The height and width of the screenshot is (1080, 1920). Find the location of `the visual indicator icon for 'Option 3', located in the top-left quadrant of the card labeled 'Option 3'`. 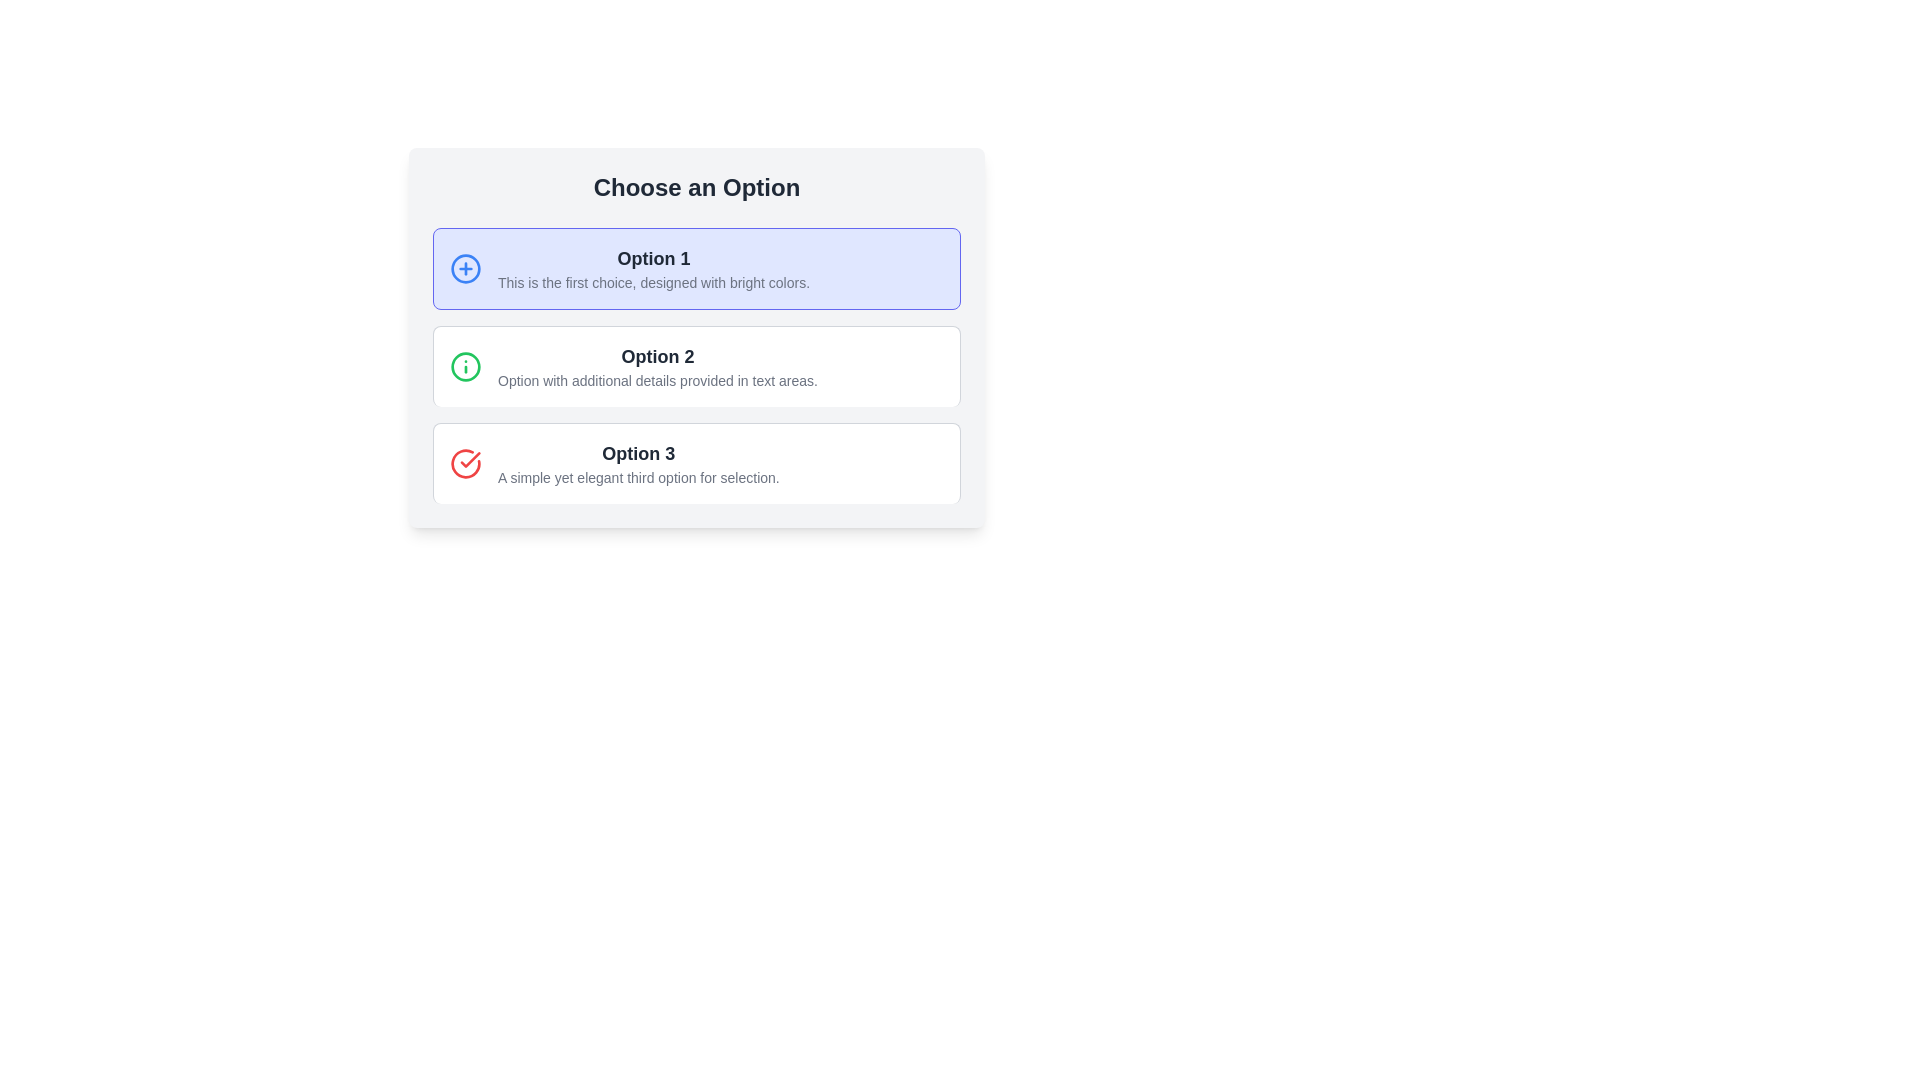

the visual indicator icon for 'Option 3', located in the top-left quadrant of the card labeled 'Option 3' is located at coordinates (464, 463).